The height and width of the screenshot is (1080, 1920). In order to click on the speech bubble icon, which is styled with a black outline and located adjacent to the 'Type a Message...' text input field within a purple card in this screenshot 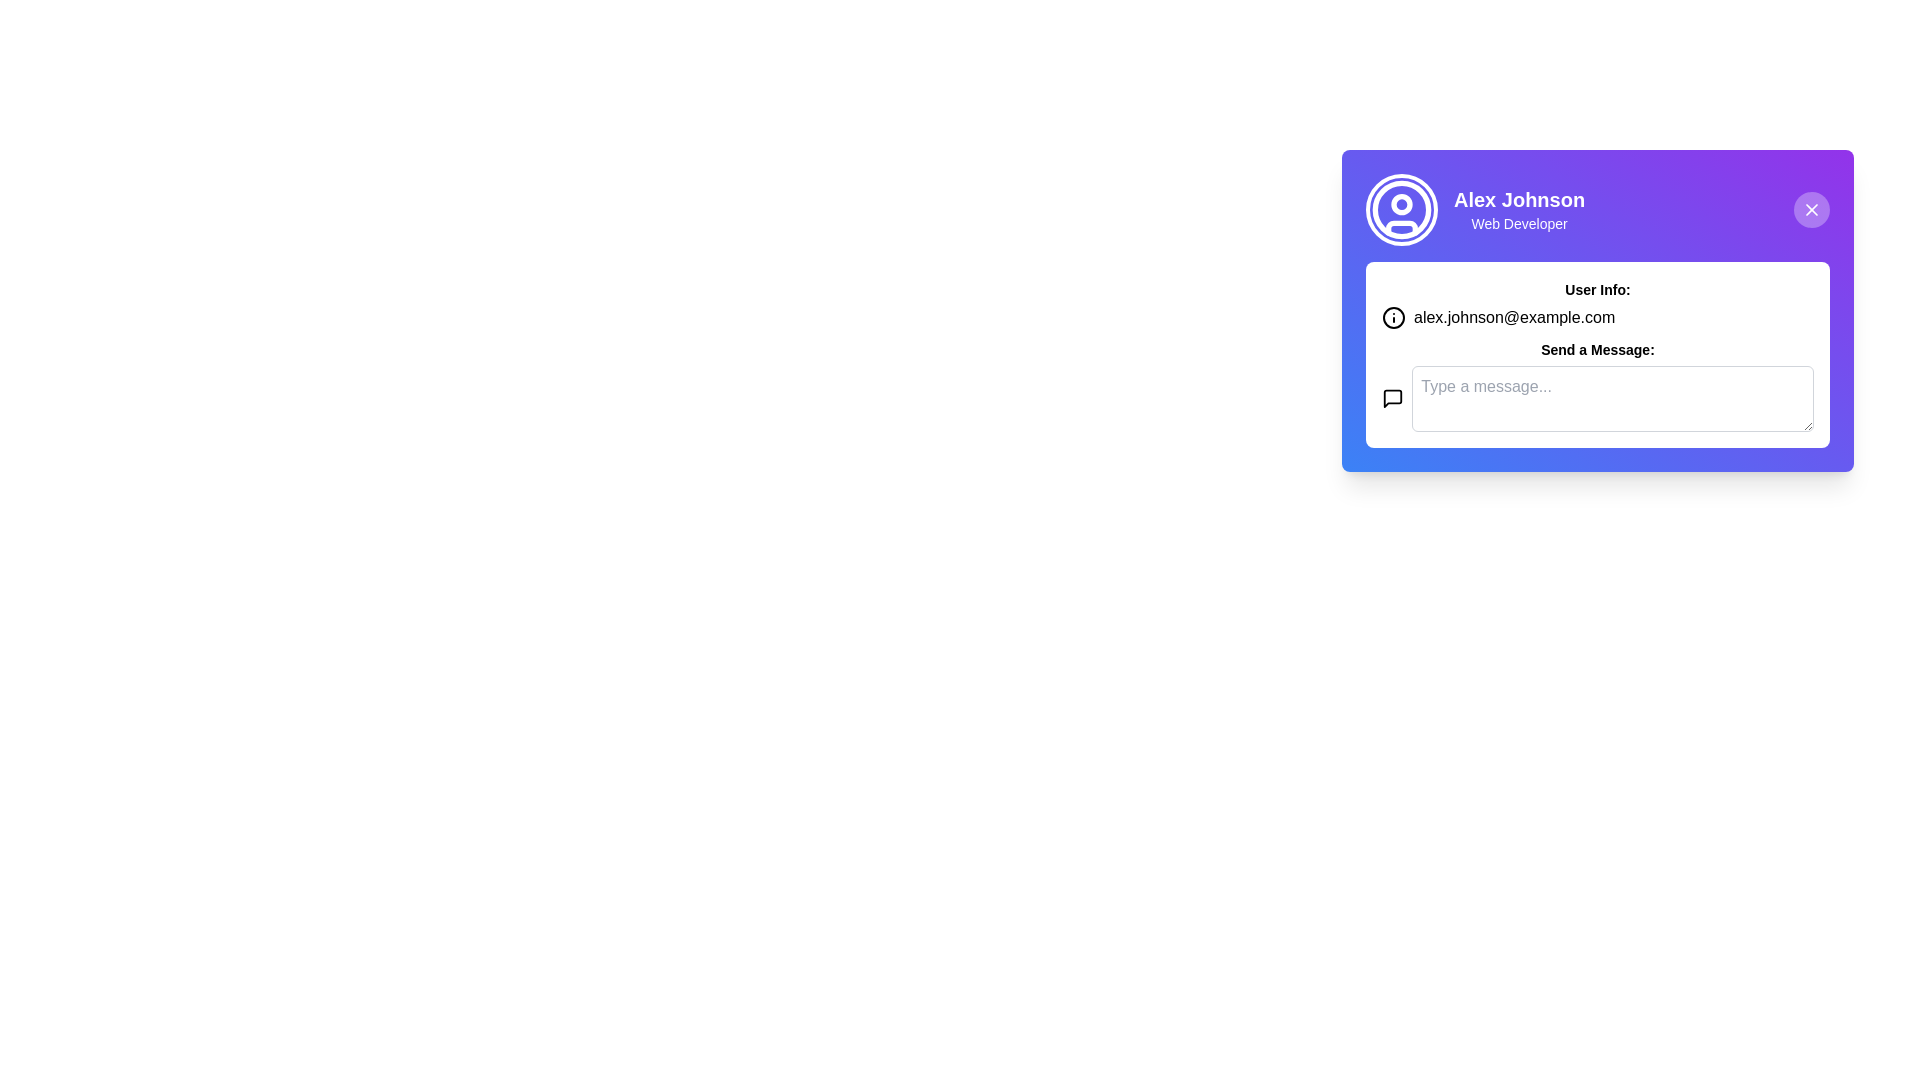, I will do `click(1392, 398)`.